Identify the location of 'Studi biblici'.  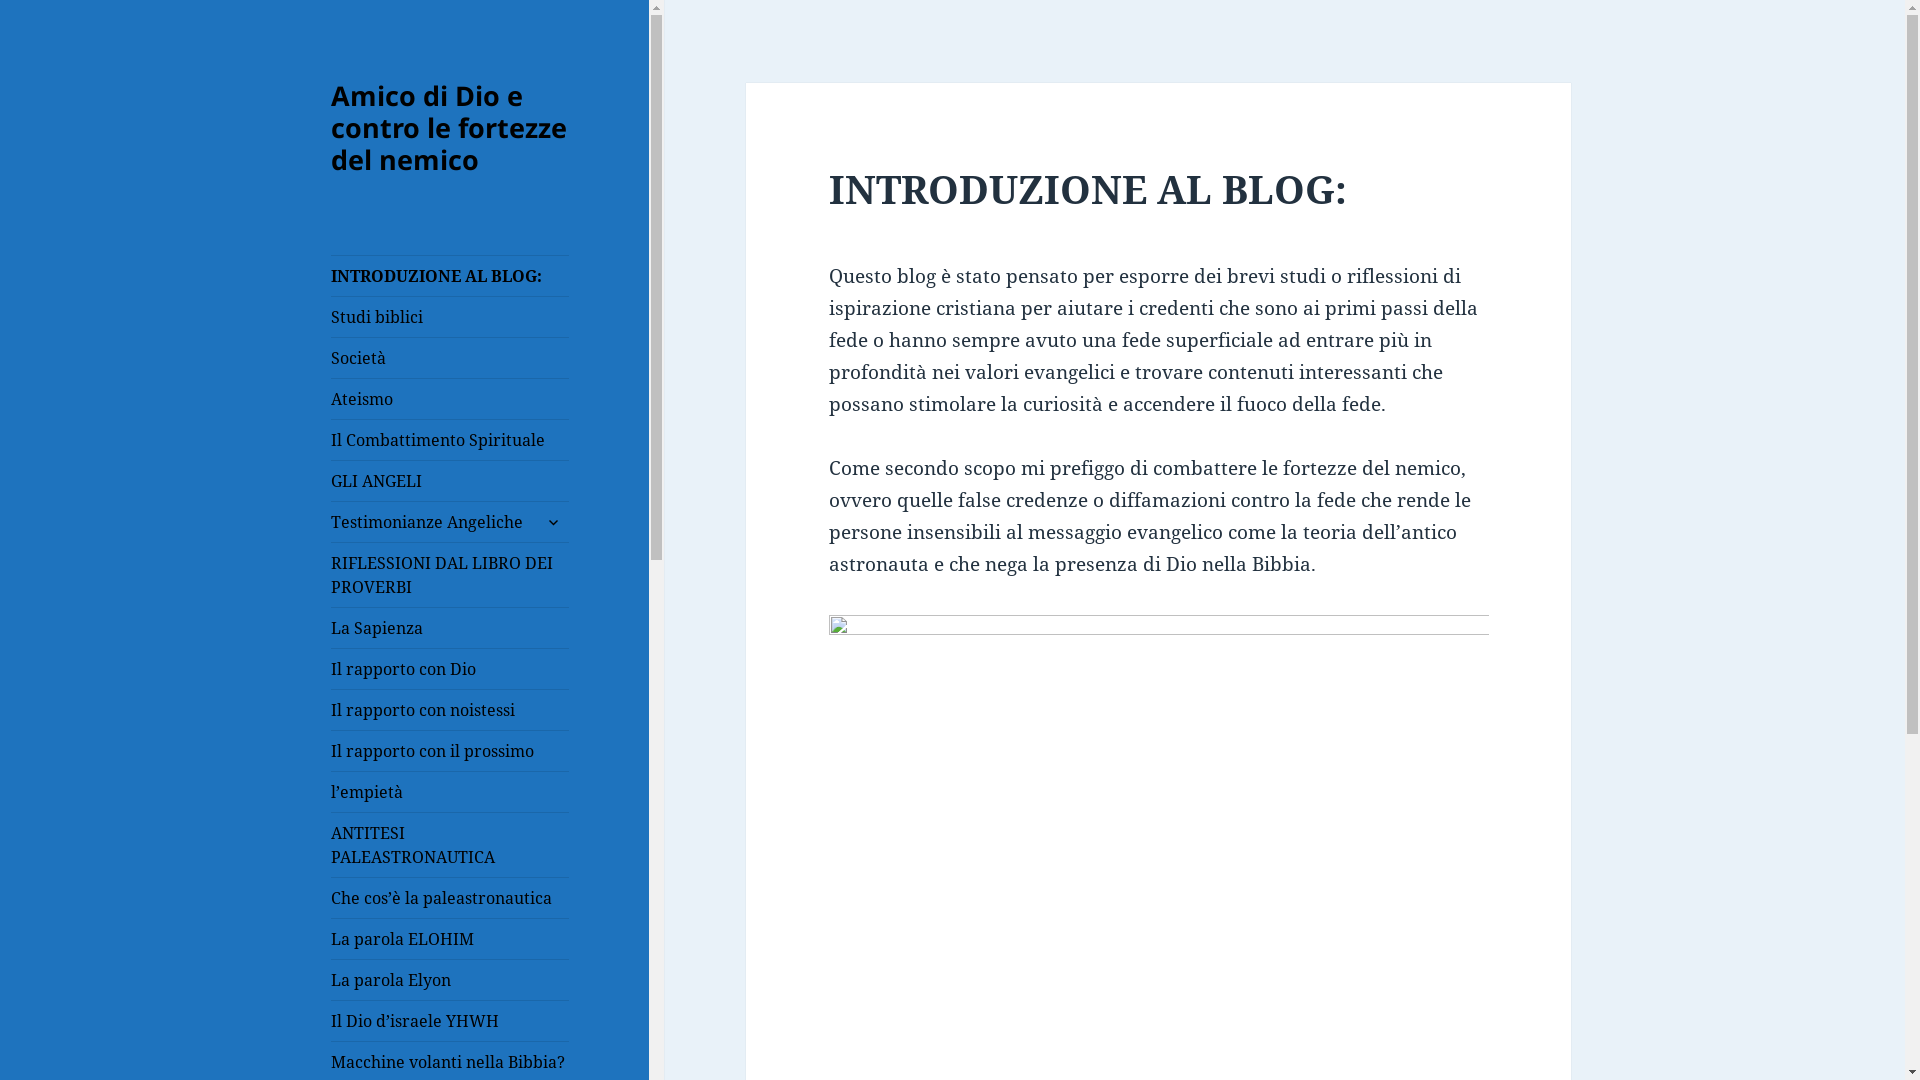
(449, 315).